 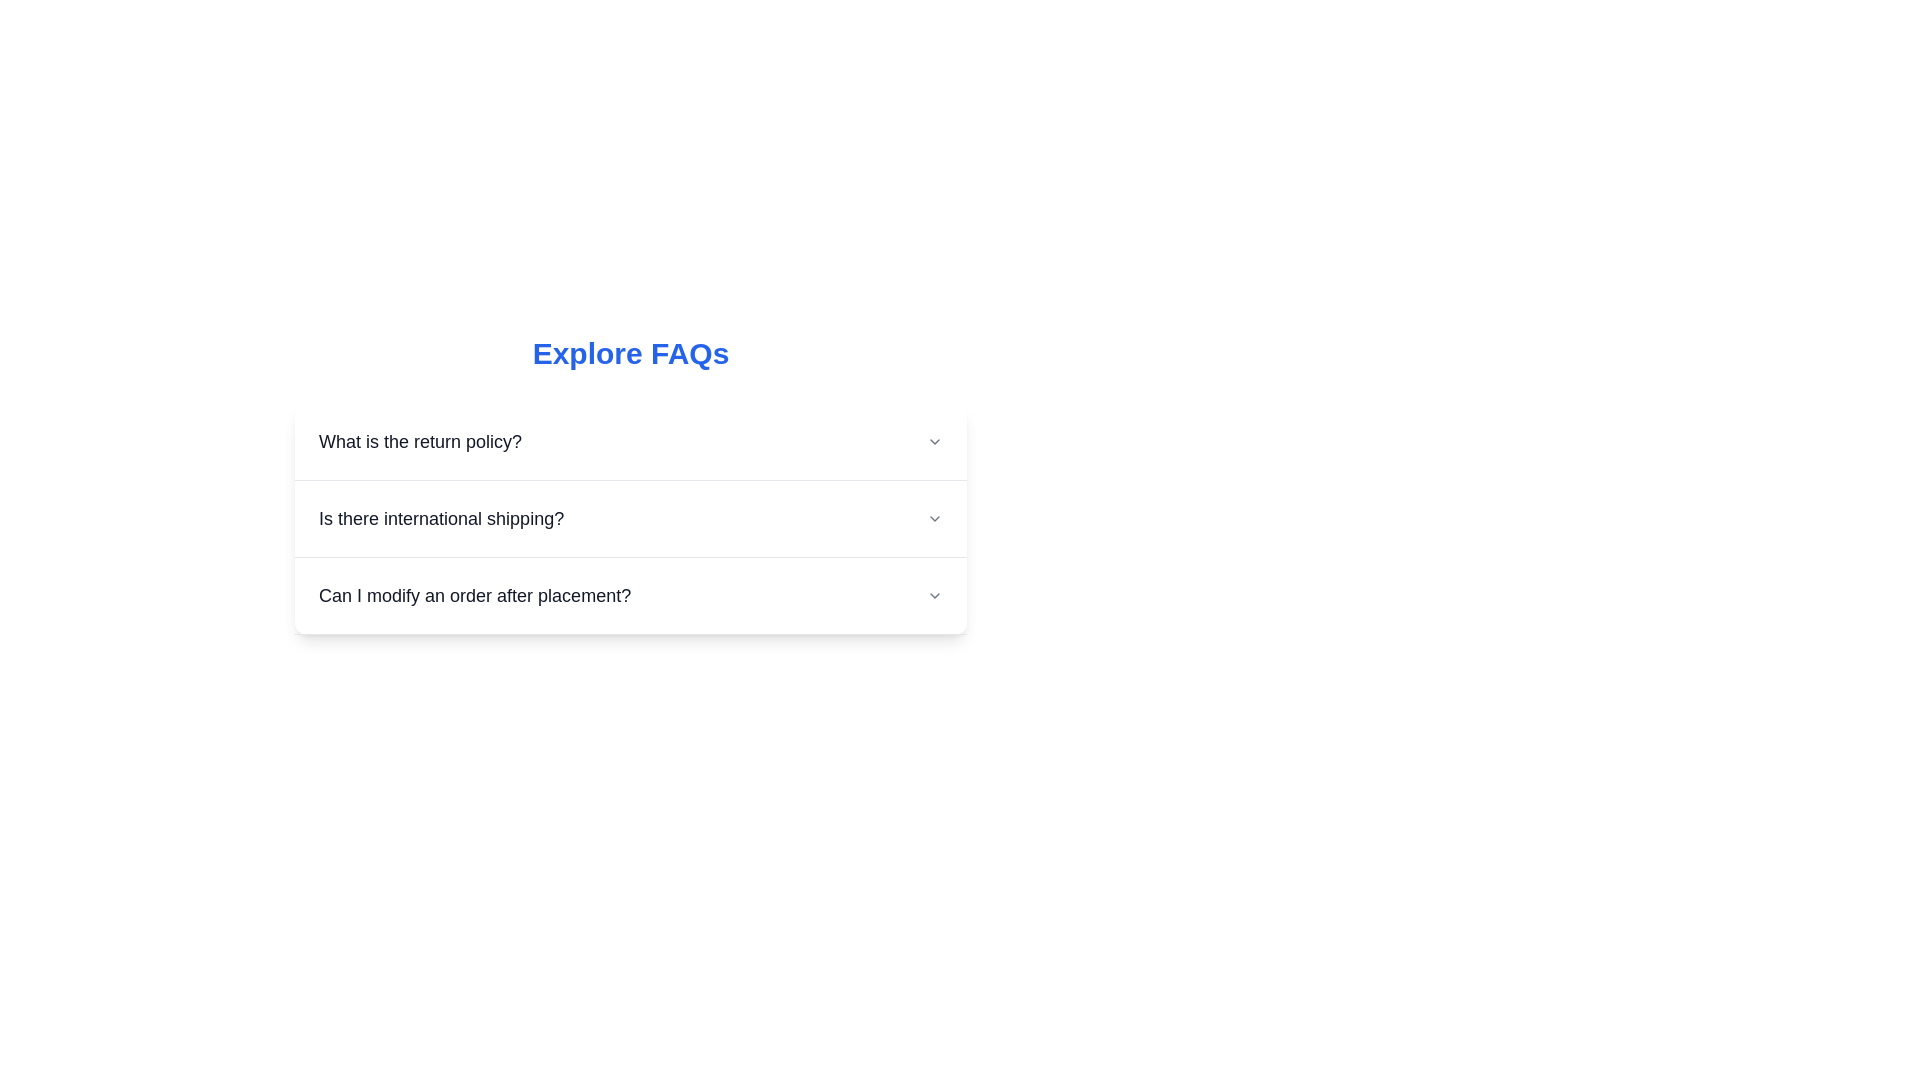 What do you see at coordinates (629, 518) in the screenshot?
I see `the Interactive FAQ entry for the question 'Is there international shipping?'` at bounding box center [629, 518].